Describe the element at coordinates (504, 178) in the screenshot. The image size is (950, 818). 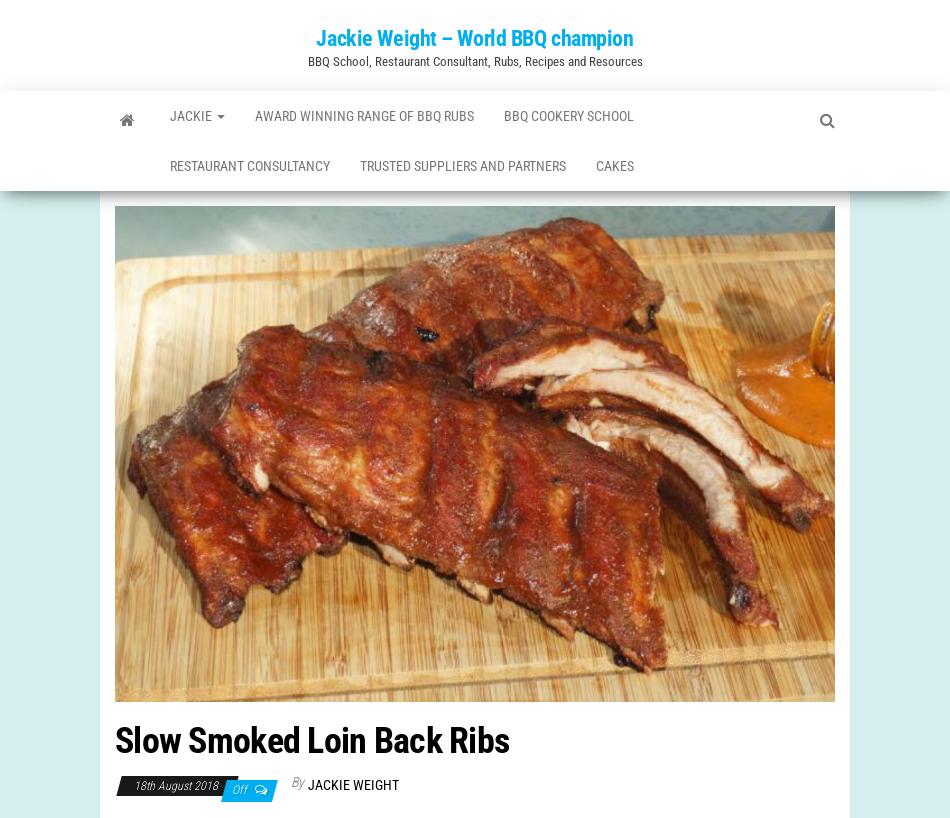
I see `'Trusted Suppliers and Partners'` at that location.